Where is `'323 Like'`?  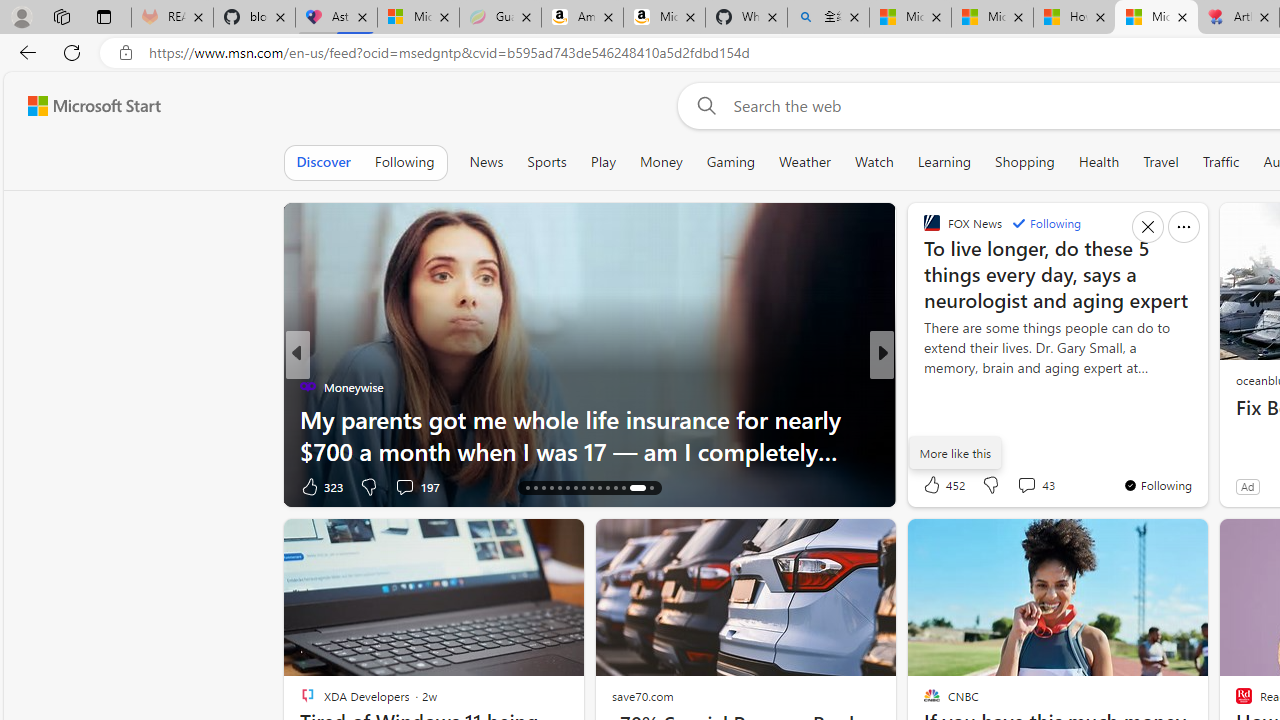 '323 Like' is located at coordinates (320, 486).